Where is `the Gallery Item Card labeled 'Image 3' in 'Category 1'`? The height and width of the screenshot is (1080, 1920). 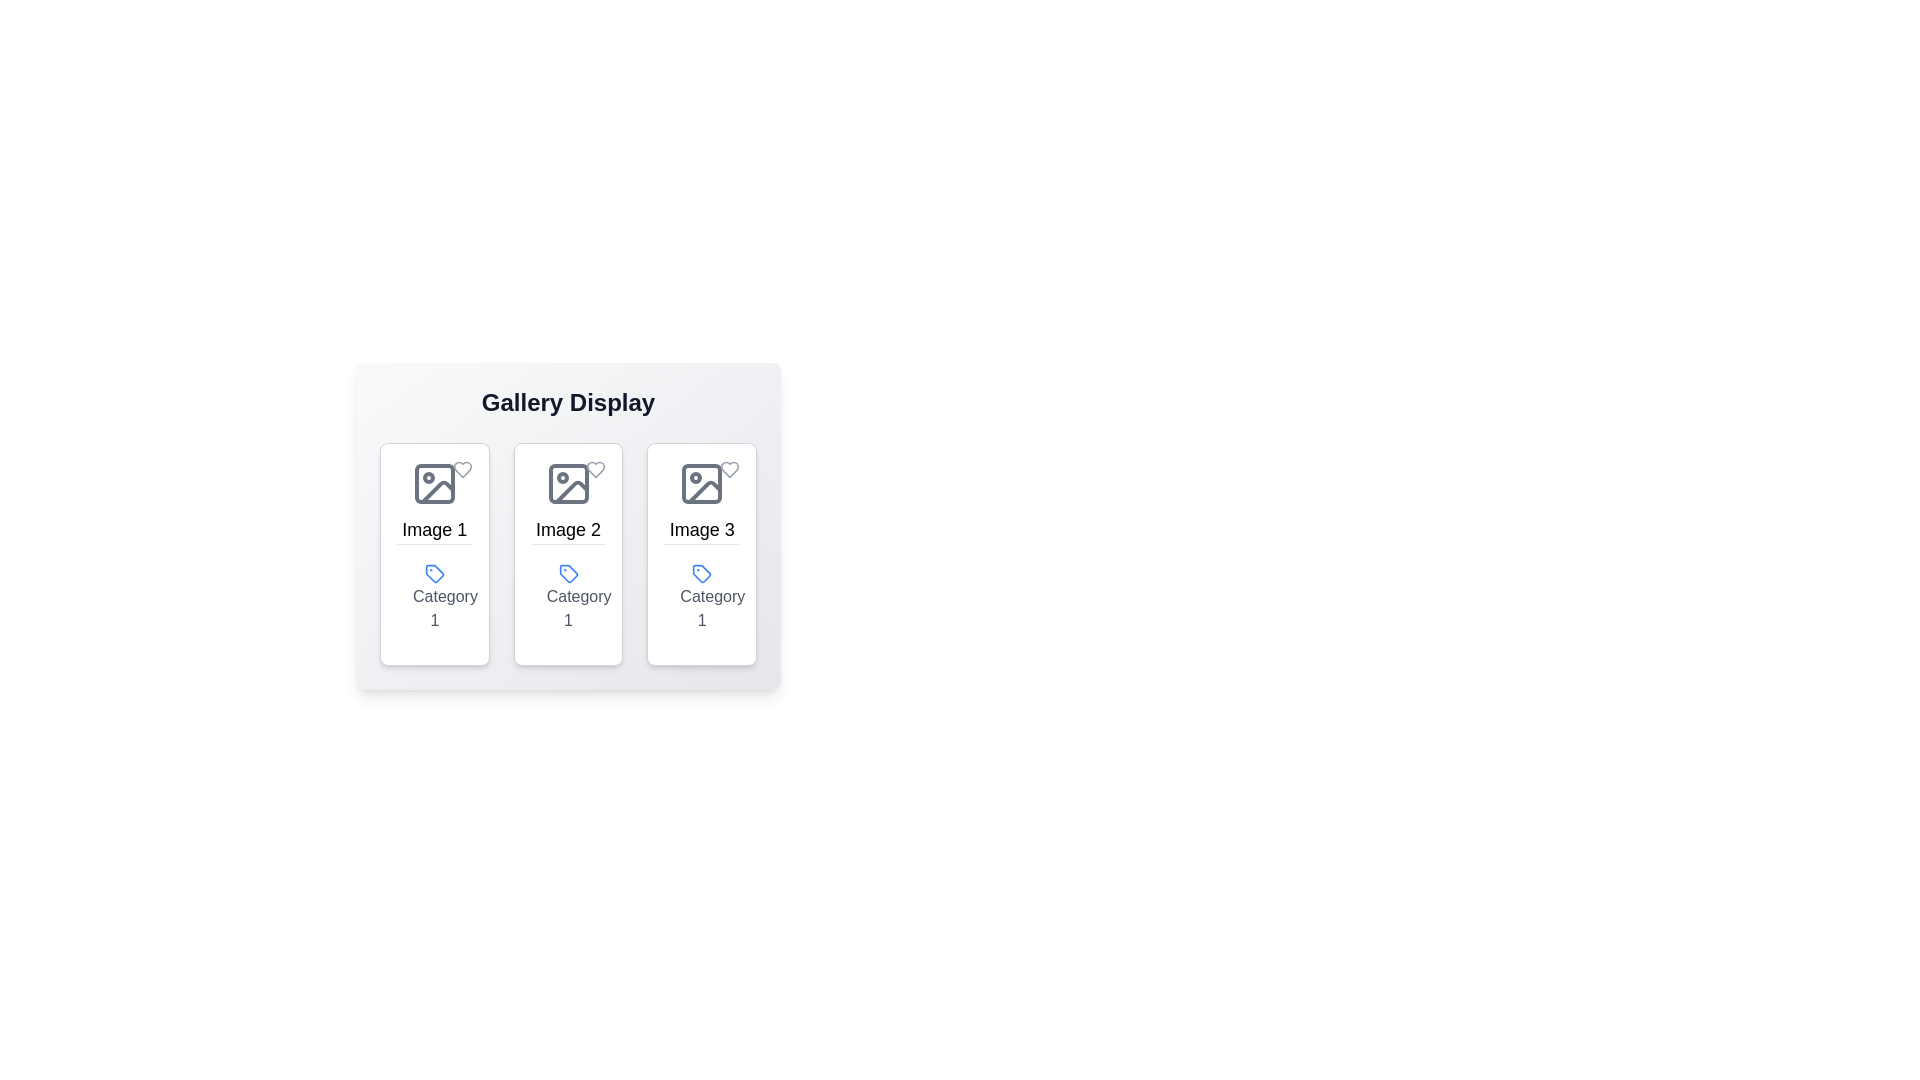
the Gallery Item Card labeled 'Image 3' in 'Category 1' is located at coordinates (702, 554).